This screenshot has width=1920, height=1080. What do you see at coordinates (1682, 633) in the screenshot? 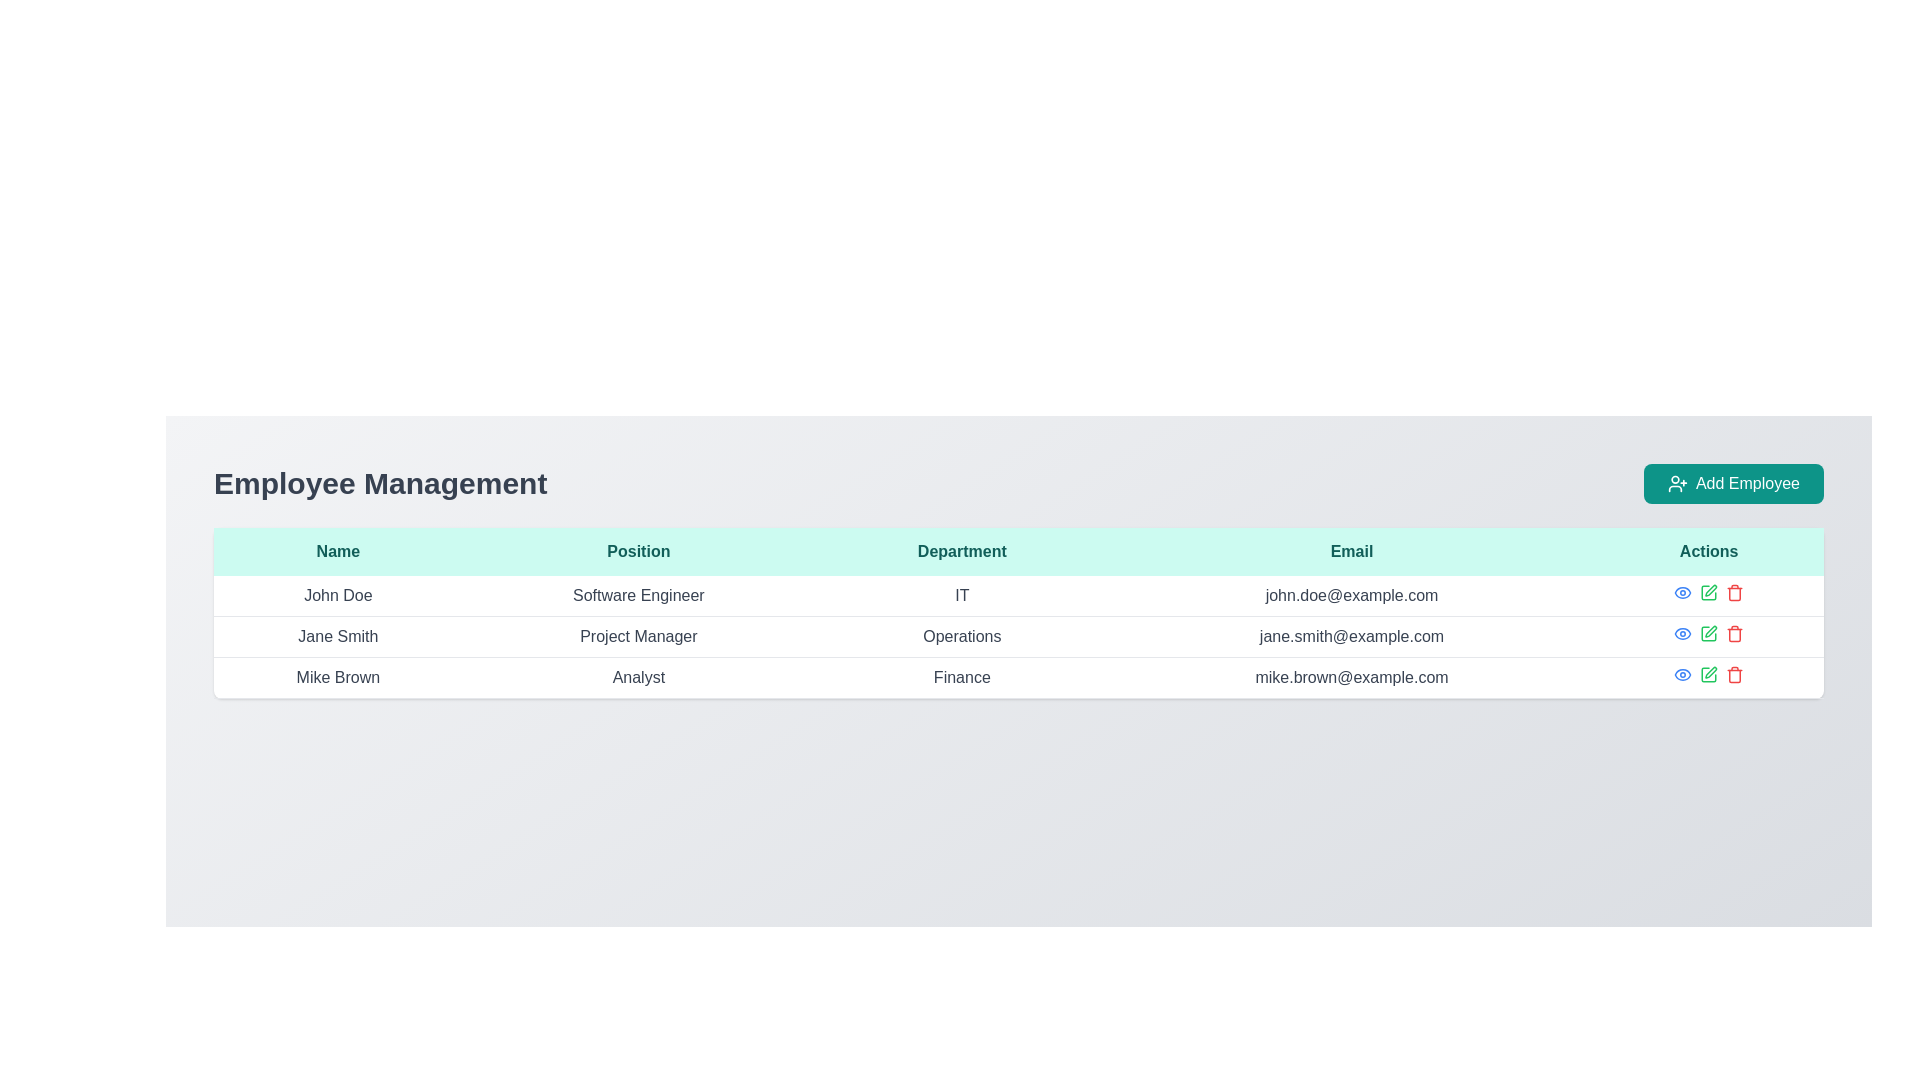
I see `the eye icon component in the Actions column for the user Mike Brown` at bounding box center [1682, 633].